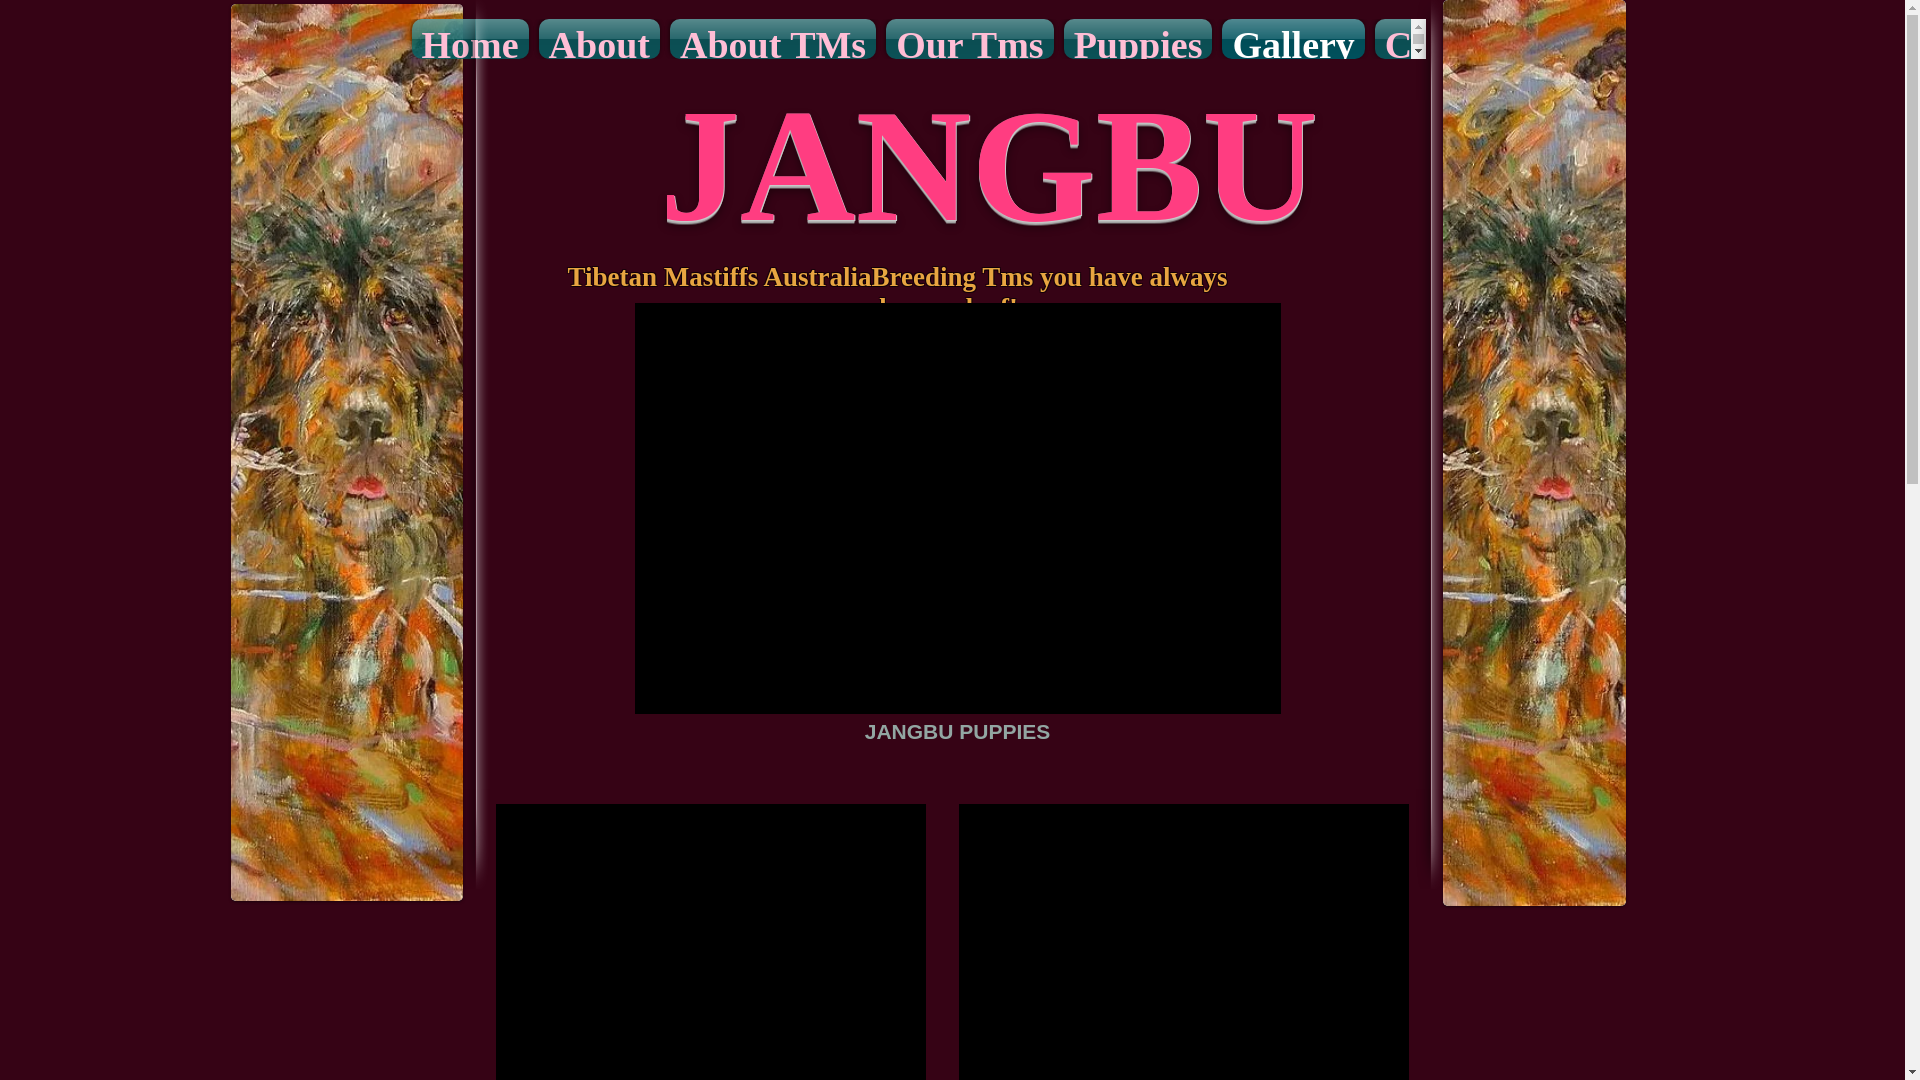 This screenshot has width=1920, height=1080. What do you see at coordinates (598, 38) in the screenshot?
I see `'About'` at bounding box center [598, 38].